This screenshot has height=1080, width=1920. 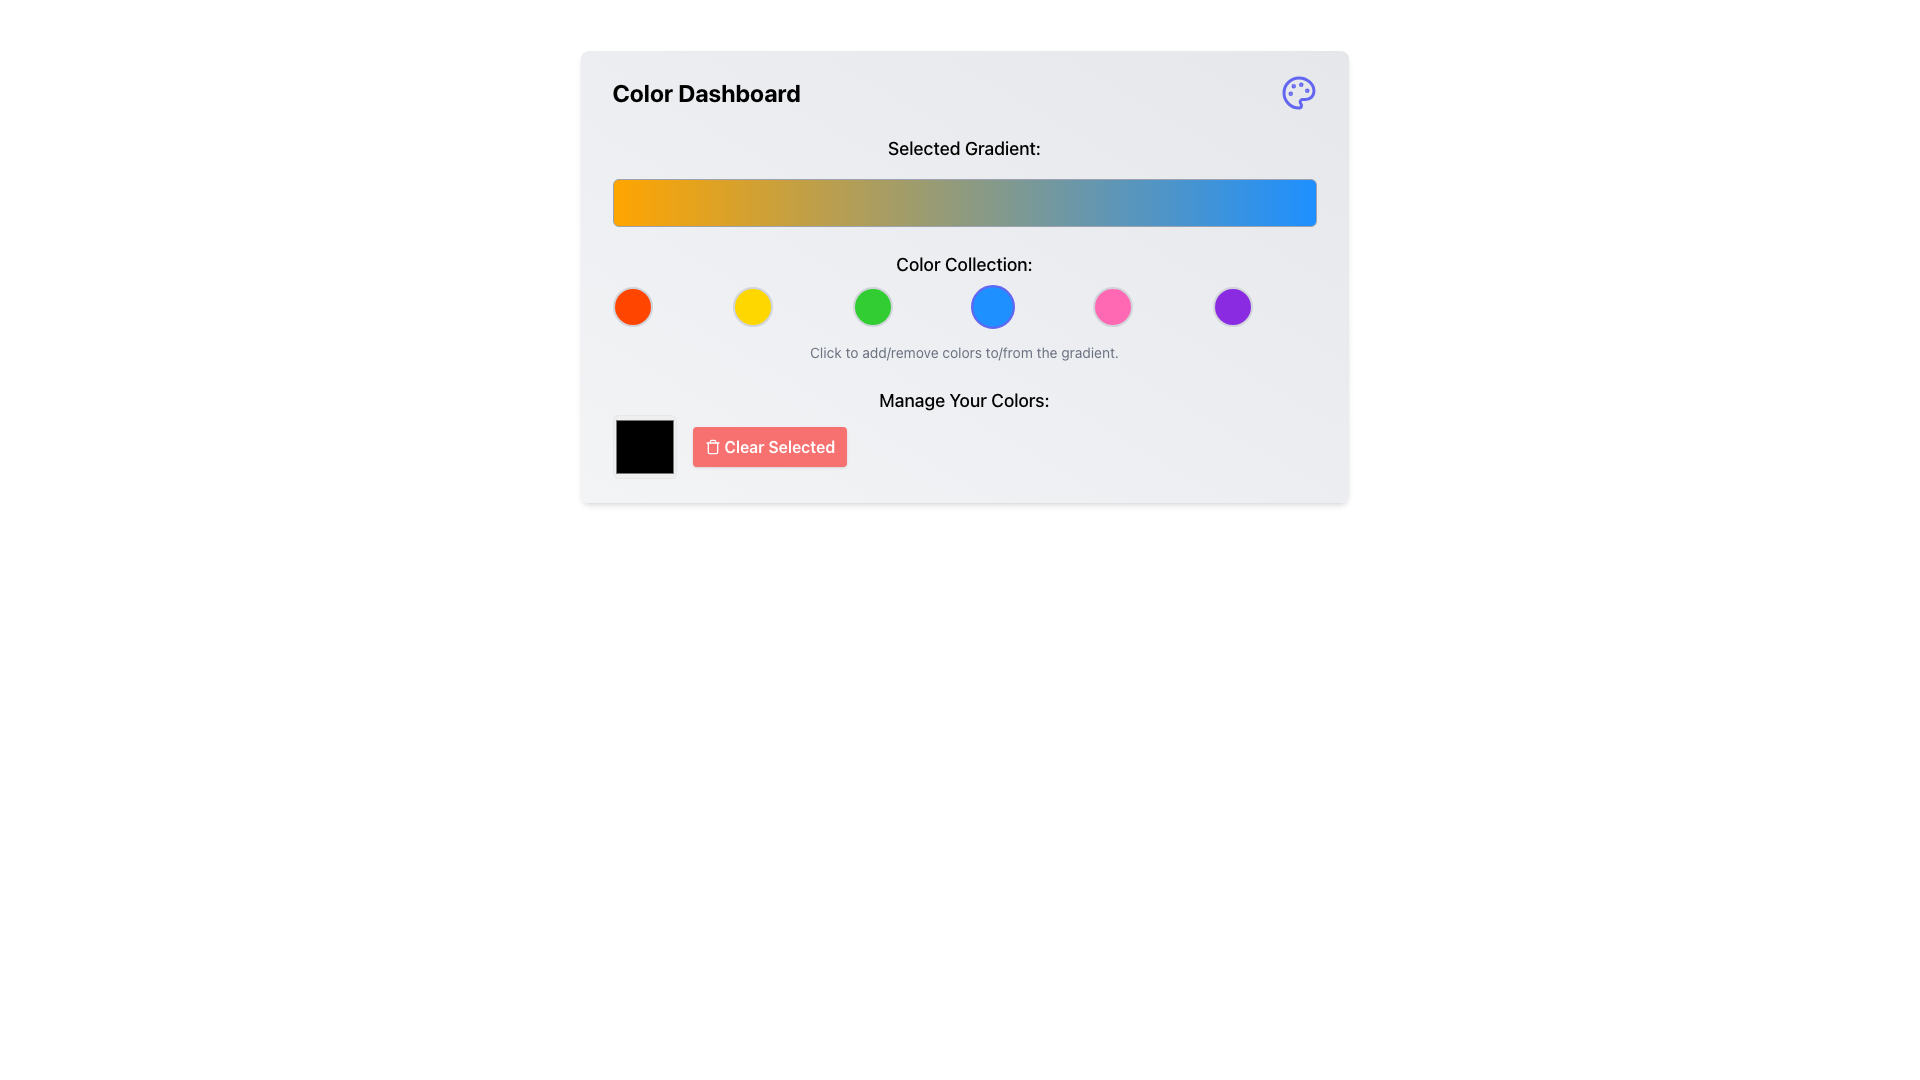 I want to click on the gradient selection, so click(x=830, y=203).